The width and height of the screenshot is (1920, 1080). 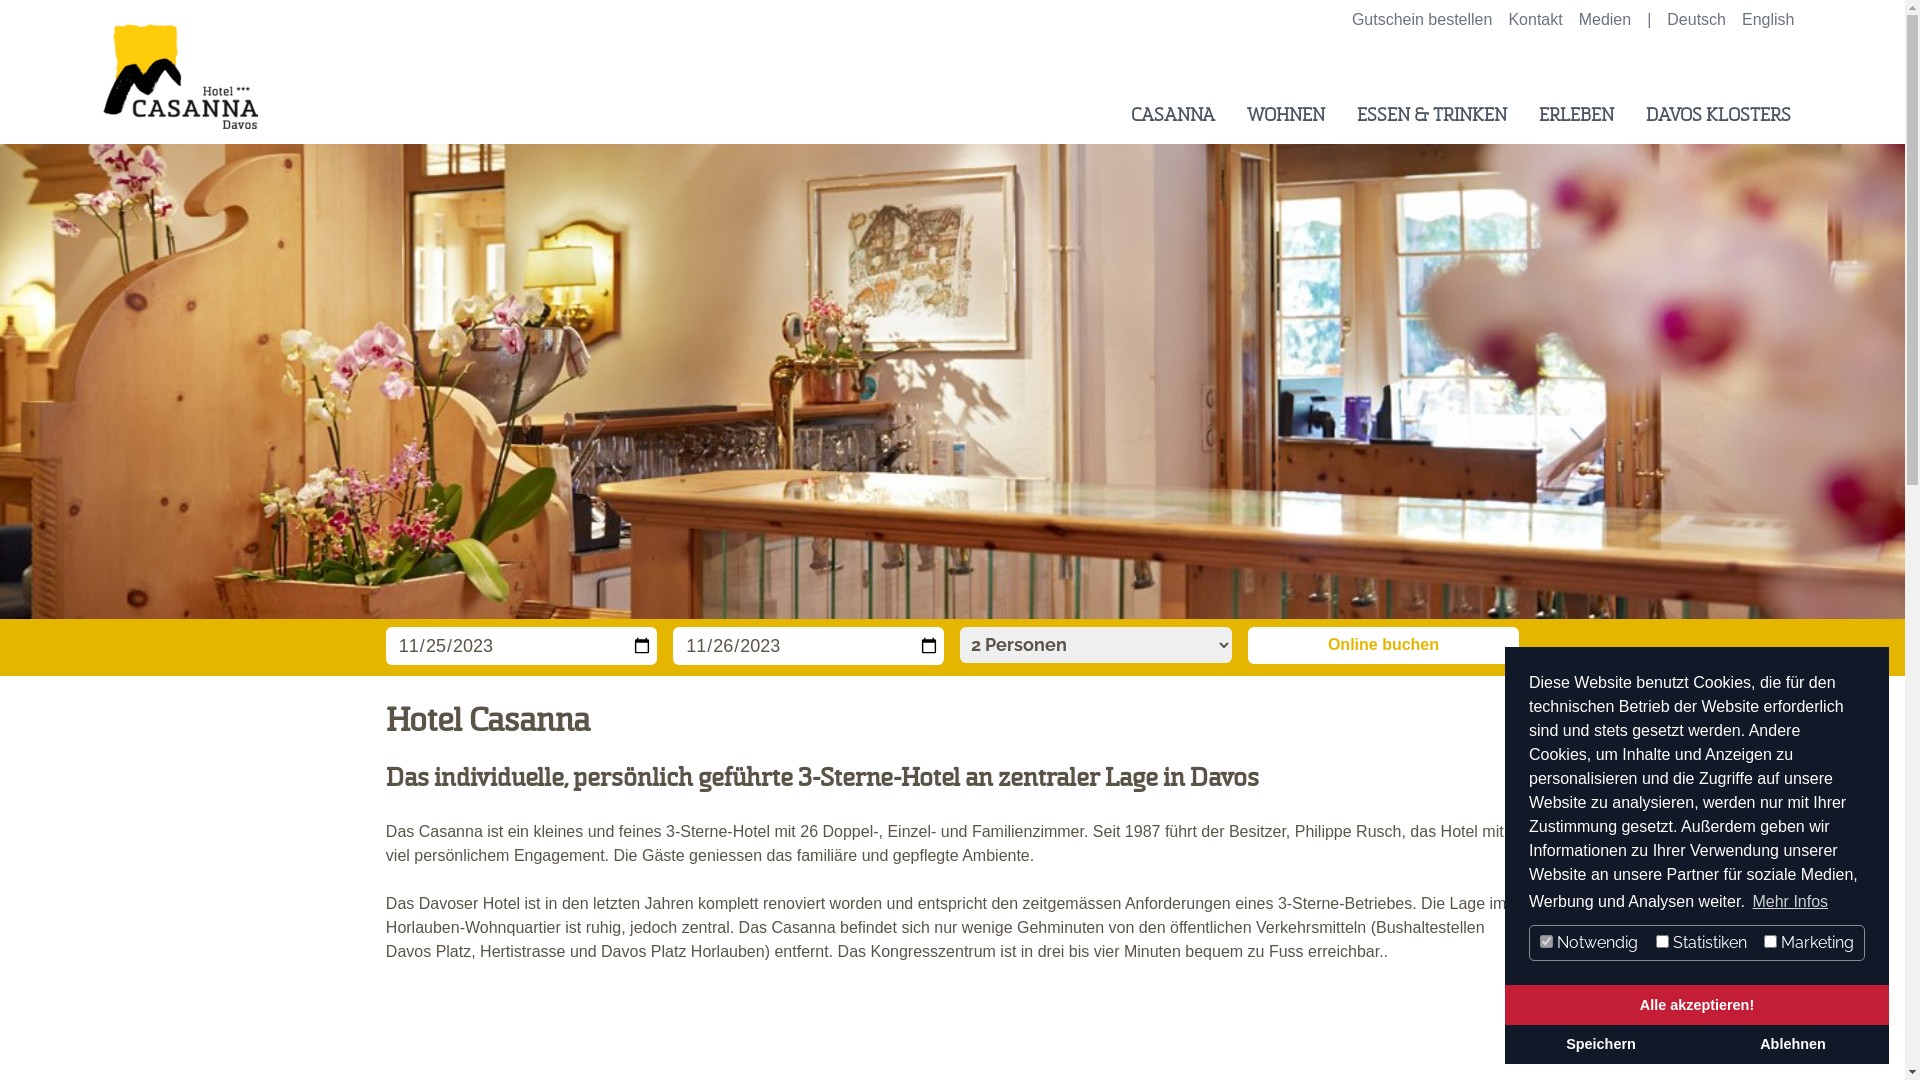 What do you see at coordinates (1163, 115) in the screenshot?
I see `'CASANNA'` at bounding box center [1163, 115].